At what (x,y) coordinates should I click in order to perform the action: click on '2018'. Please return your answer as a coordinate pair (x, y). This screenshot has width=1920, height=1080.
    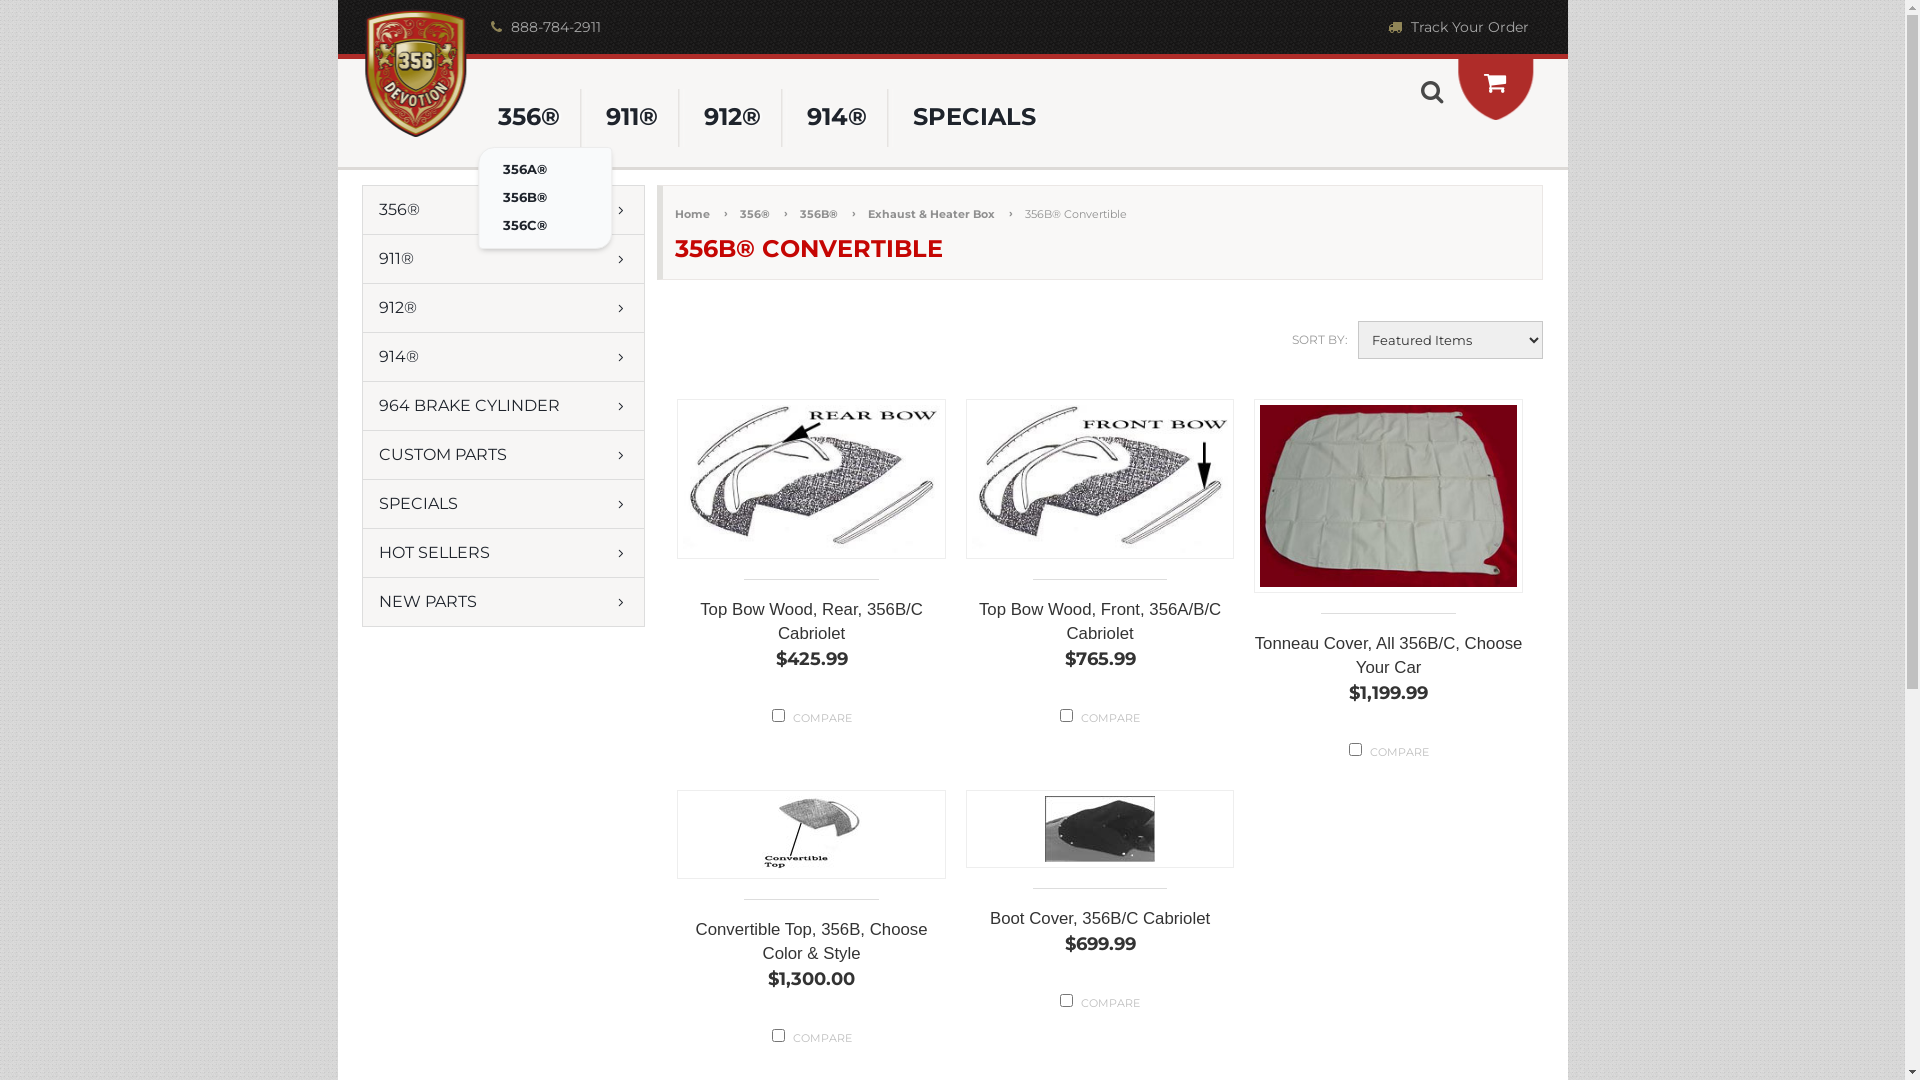
    Looking at the image, I should click on (777, 714).